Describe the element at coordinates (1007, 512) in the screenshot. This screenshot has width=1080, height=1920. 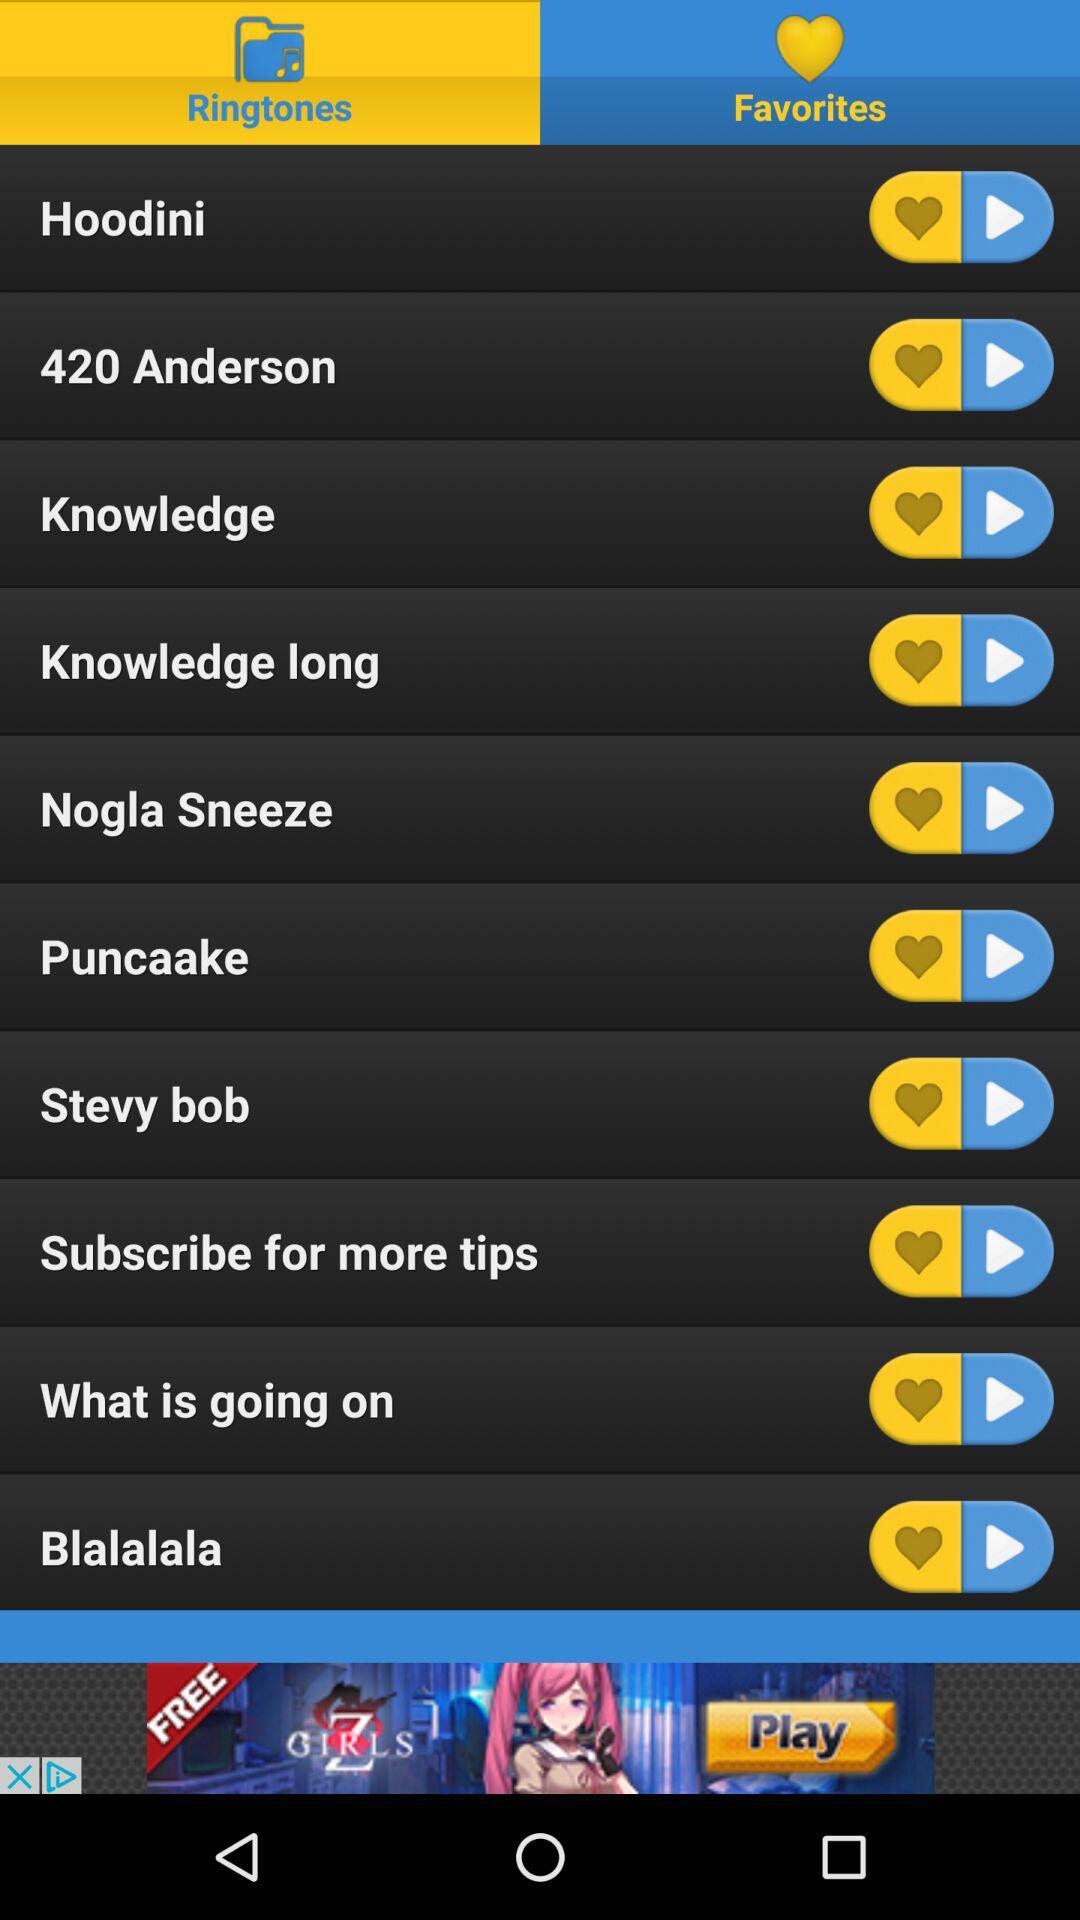
I see `click for sample` at that location.